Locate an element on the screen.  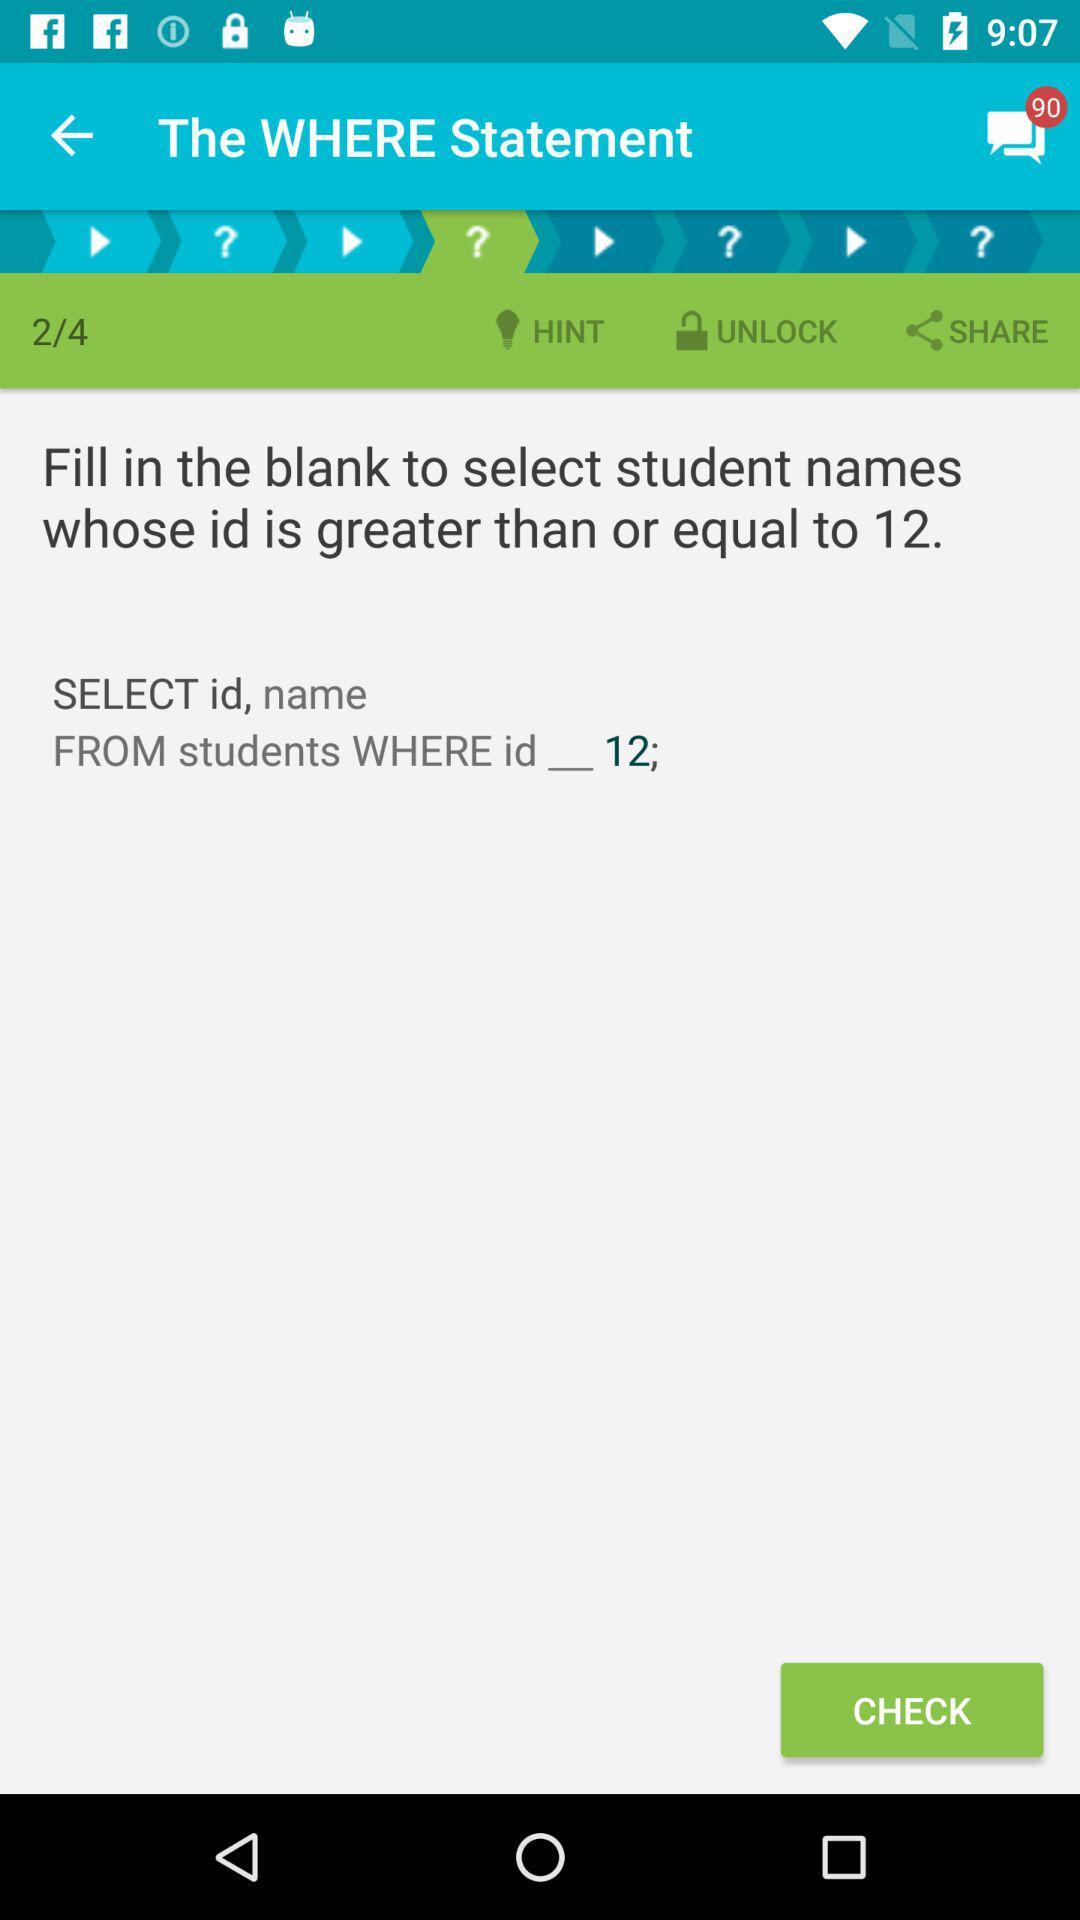
next button is located at coordinates (99, 240).